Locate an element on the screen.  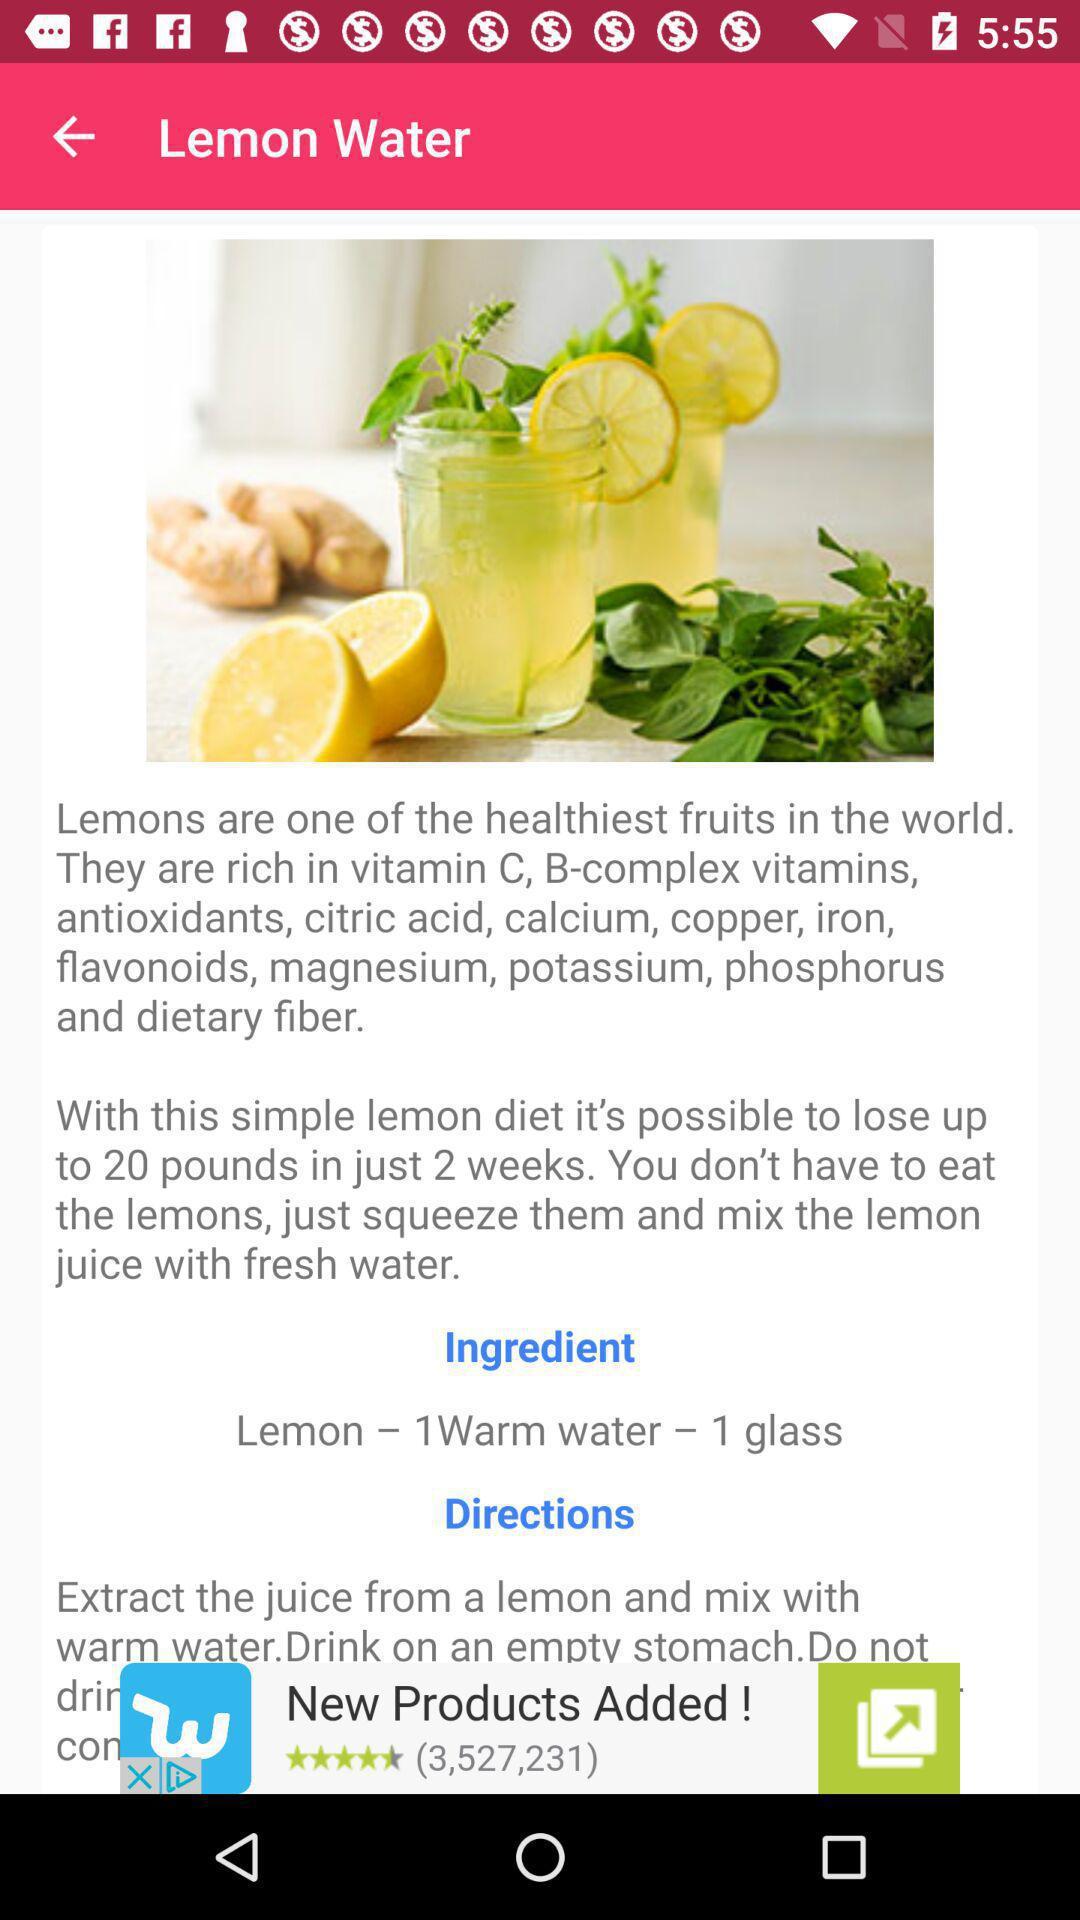
click advertisement is located at coordinates (540, 1727).